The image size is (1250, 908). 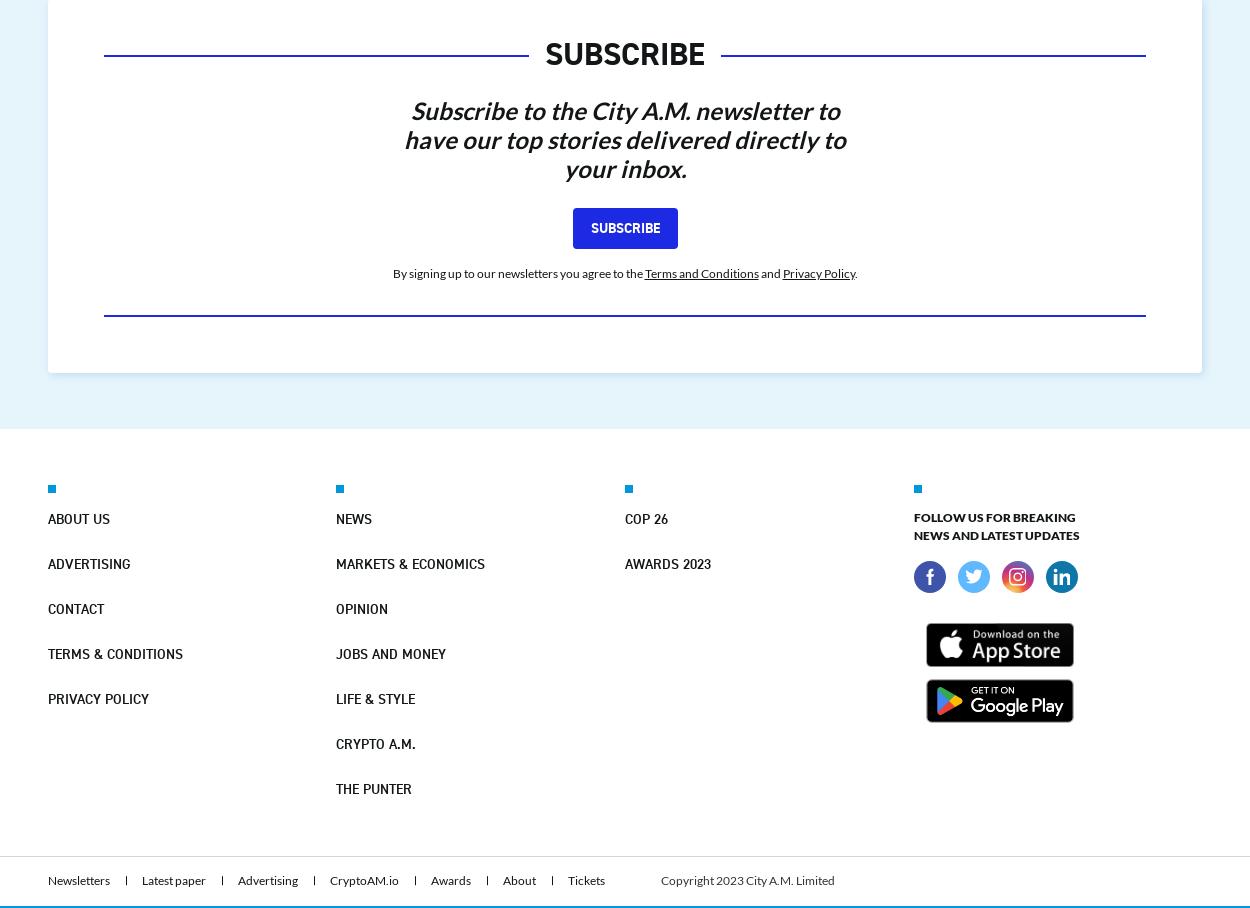 I want to click on 'Terms  & Conditions', so click(x=114, y=653).